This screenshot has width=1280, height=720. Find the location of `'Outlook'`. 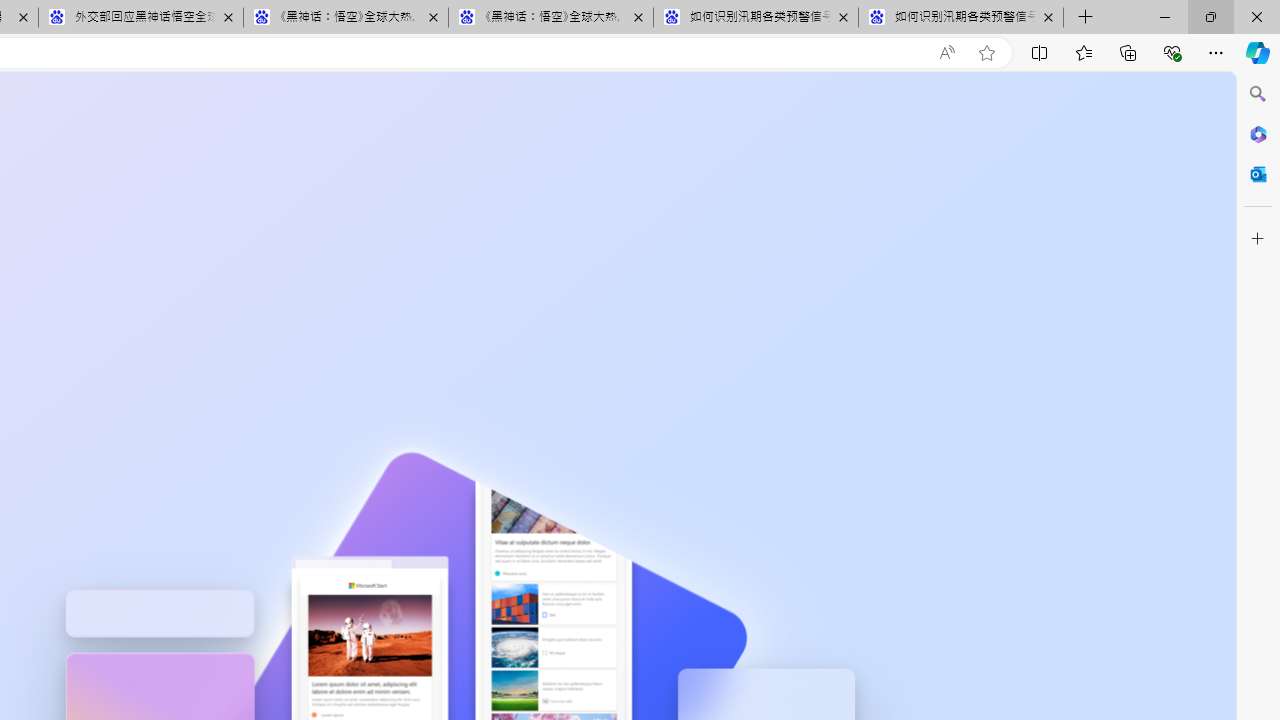

'Outlook' is located at coordinates (1257, 173).